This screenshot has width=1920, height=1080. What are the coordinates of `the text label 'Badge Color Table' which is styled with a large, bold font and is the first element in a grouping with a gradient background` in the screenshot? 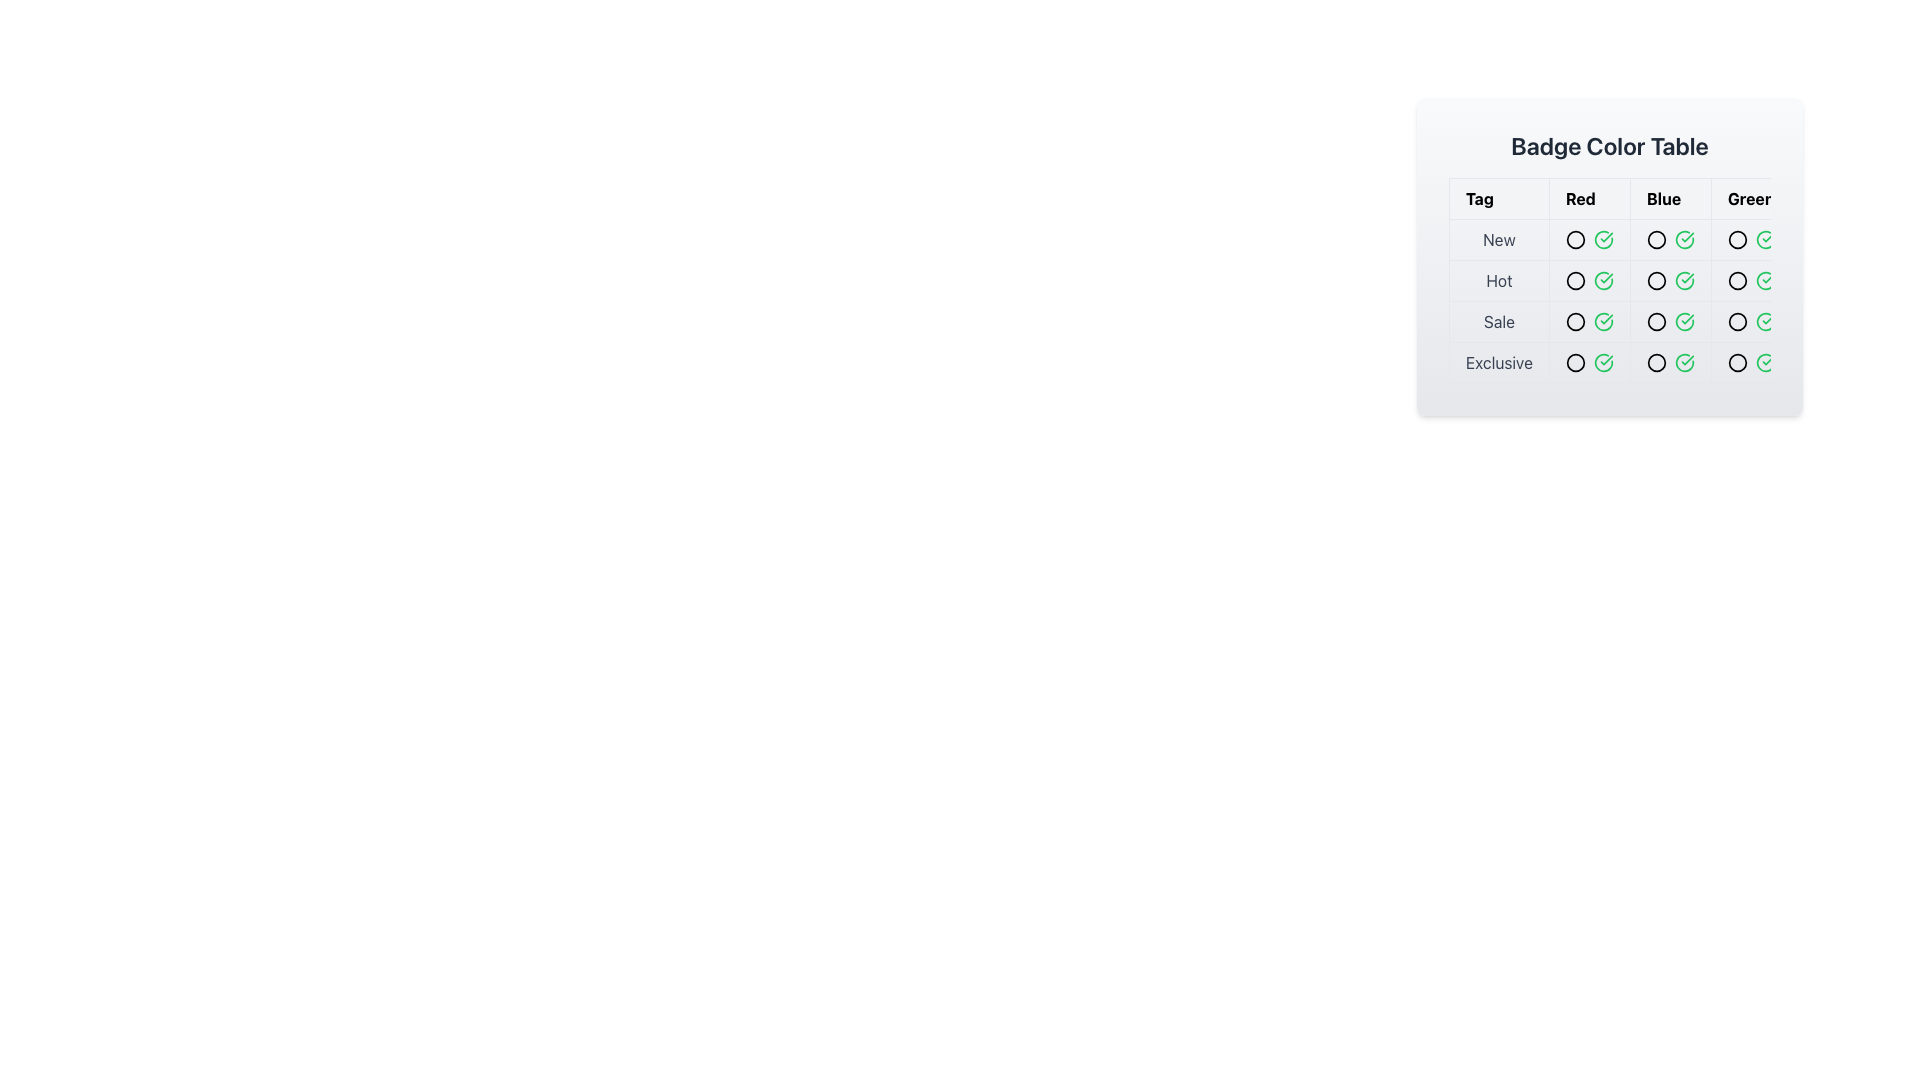 It's located at (1609, 145).